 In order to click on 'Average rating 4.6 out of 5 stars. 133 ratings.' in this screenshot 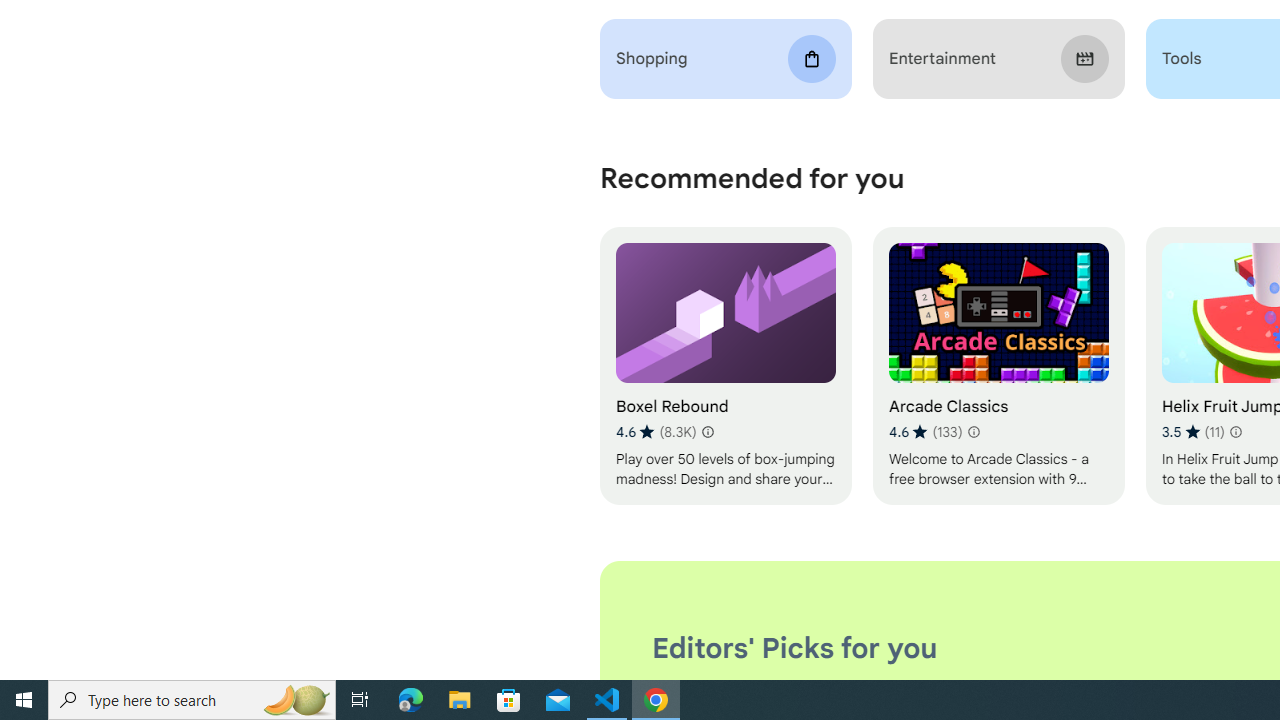, I will do `click(924, 431)`.